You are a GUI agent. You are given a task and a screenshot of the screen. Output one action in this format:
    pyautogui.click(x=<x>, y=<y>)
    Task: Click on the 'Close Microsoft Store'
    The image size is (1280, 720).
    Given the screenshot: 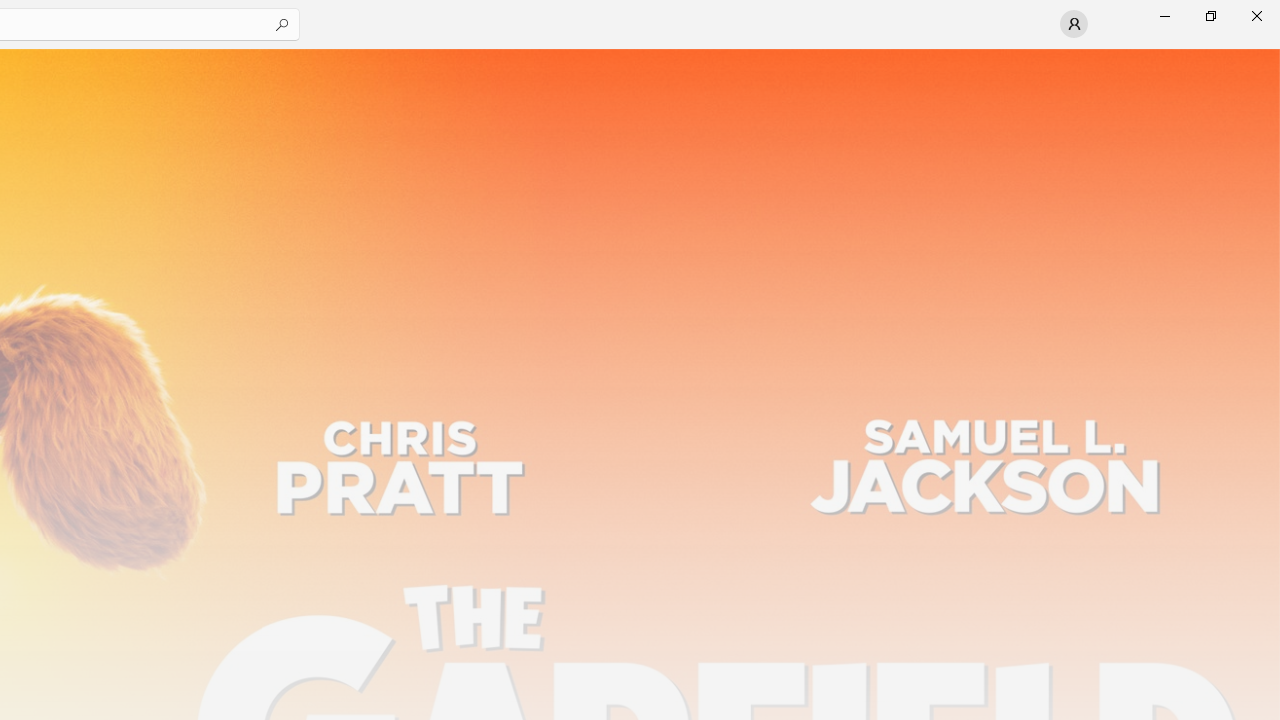 What is the action you would take?
    pyautogui.click(x=1255, y=15)
    